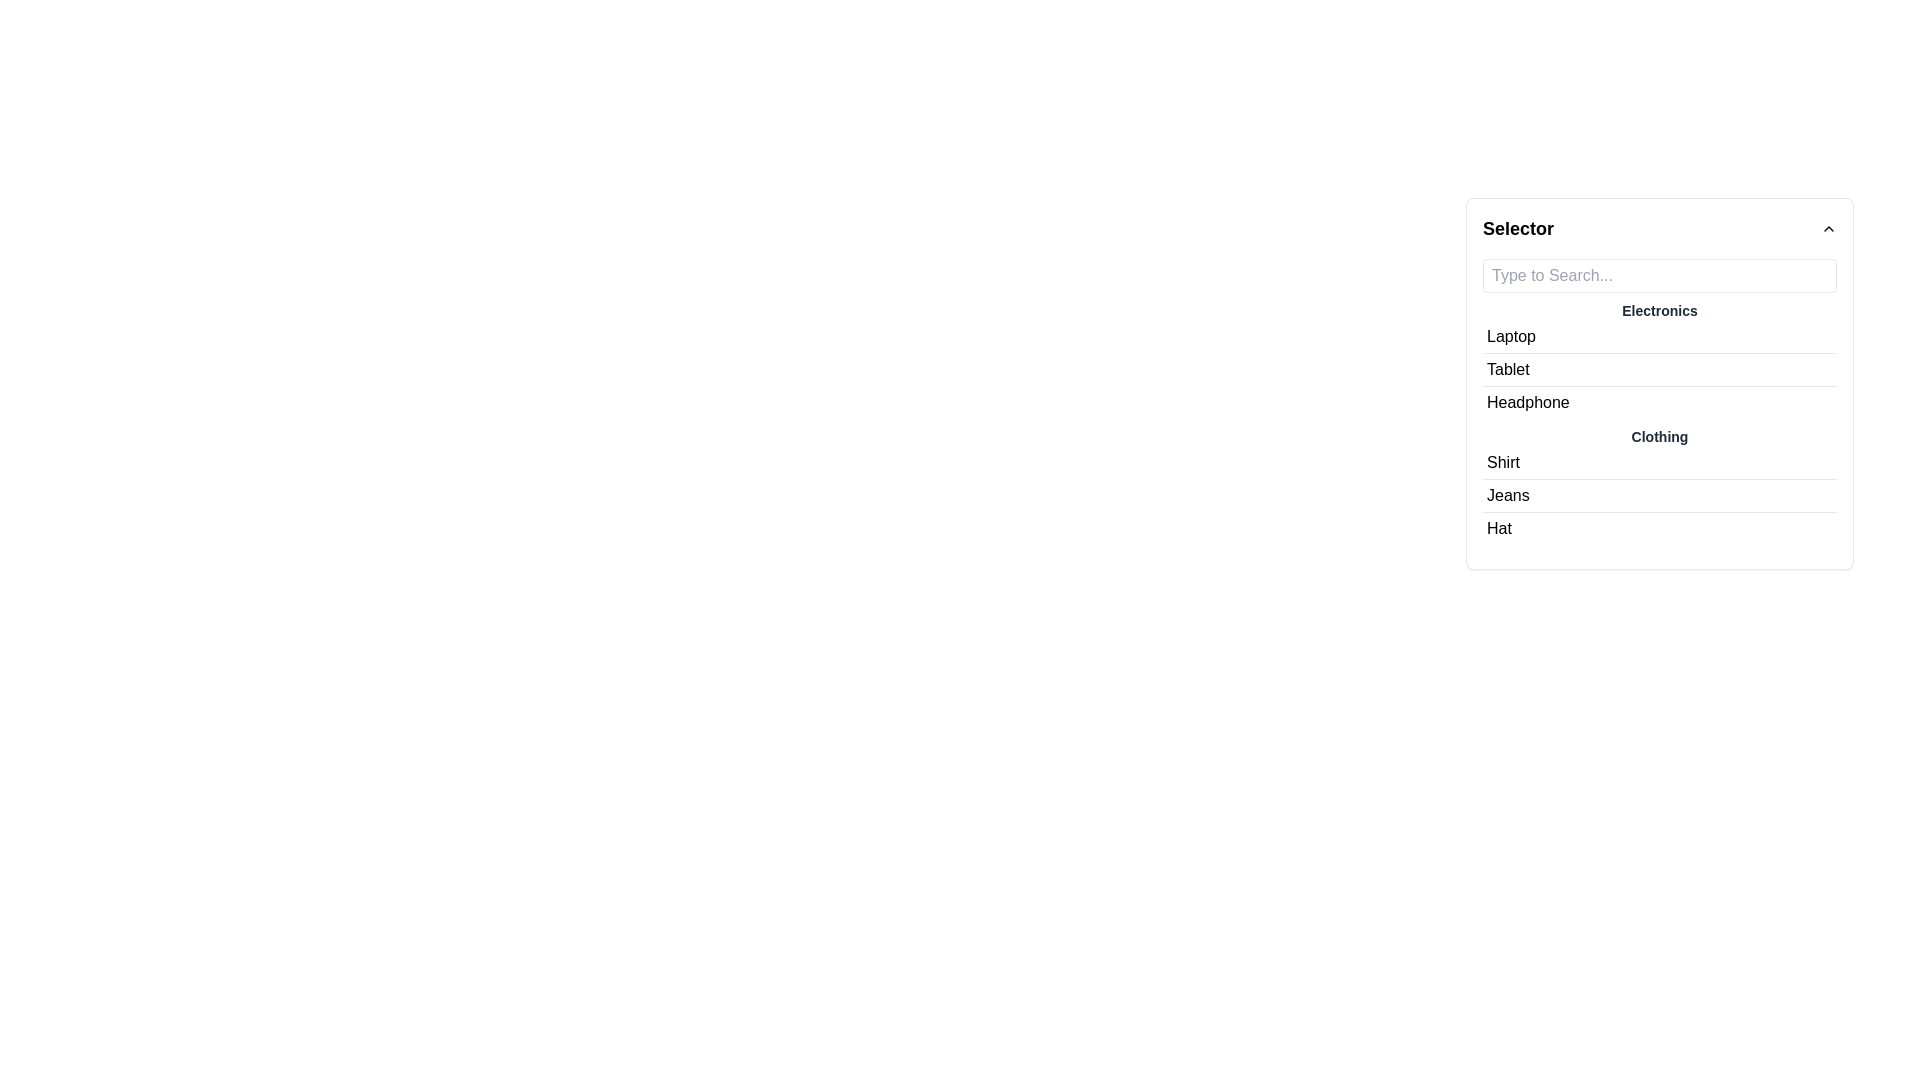 The image size is (1920, 1080). I want to click on the second item in the dropdown list under 'Electronics', so click(1660, 370).